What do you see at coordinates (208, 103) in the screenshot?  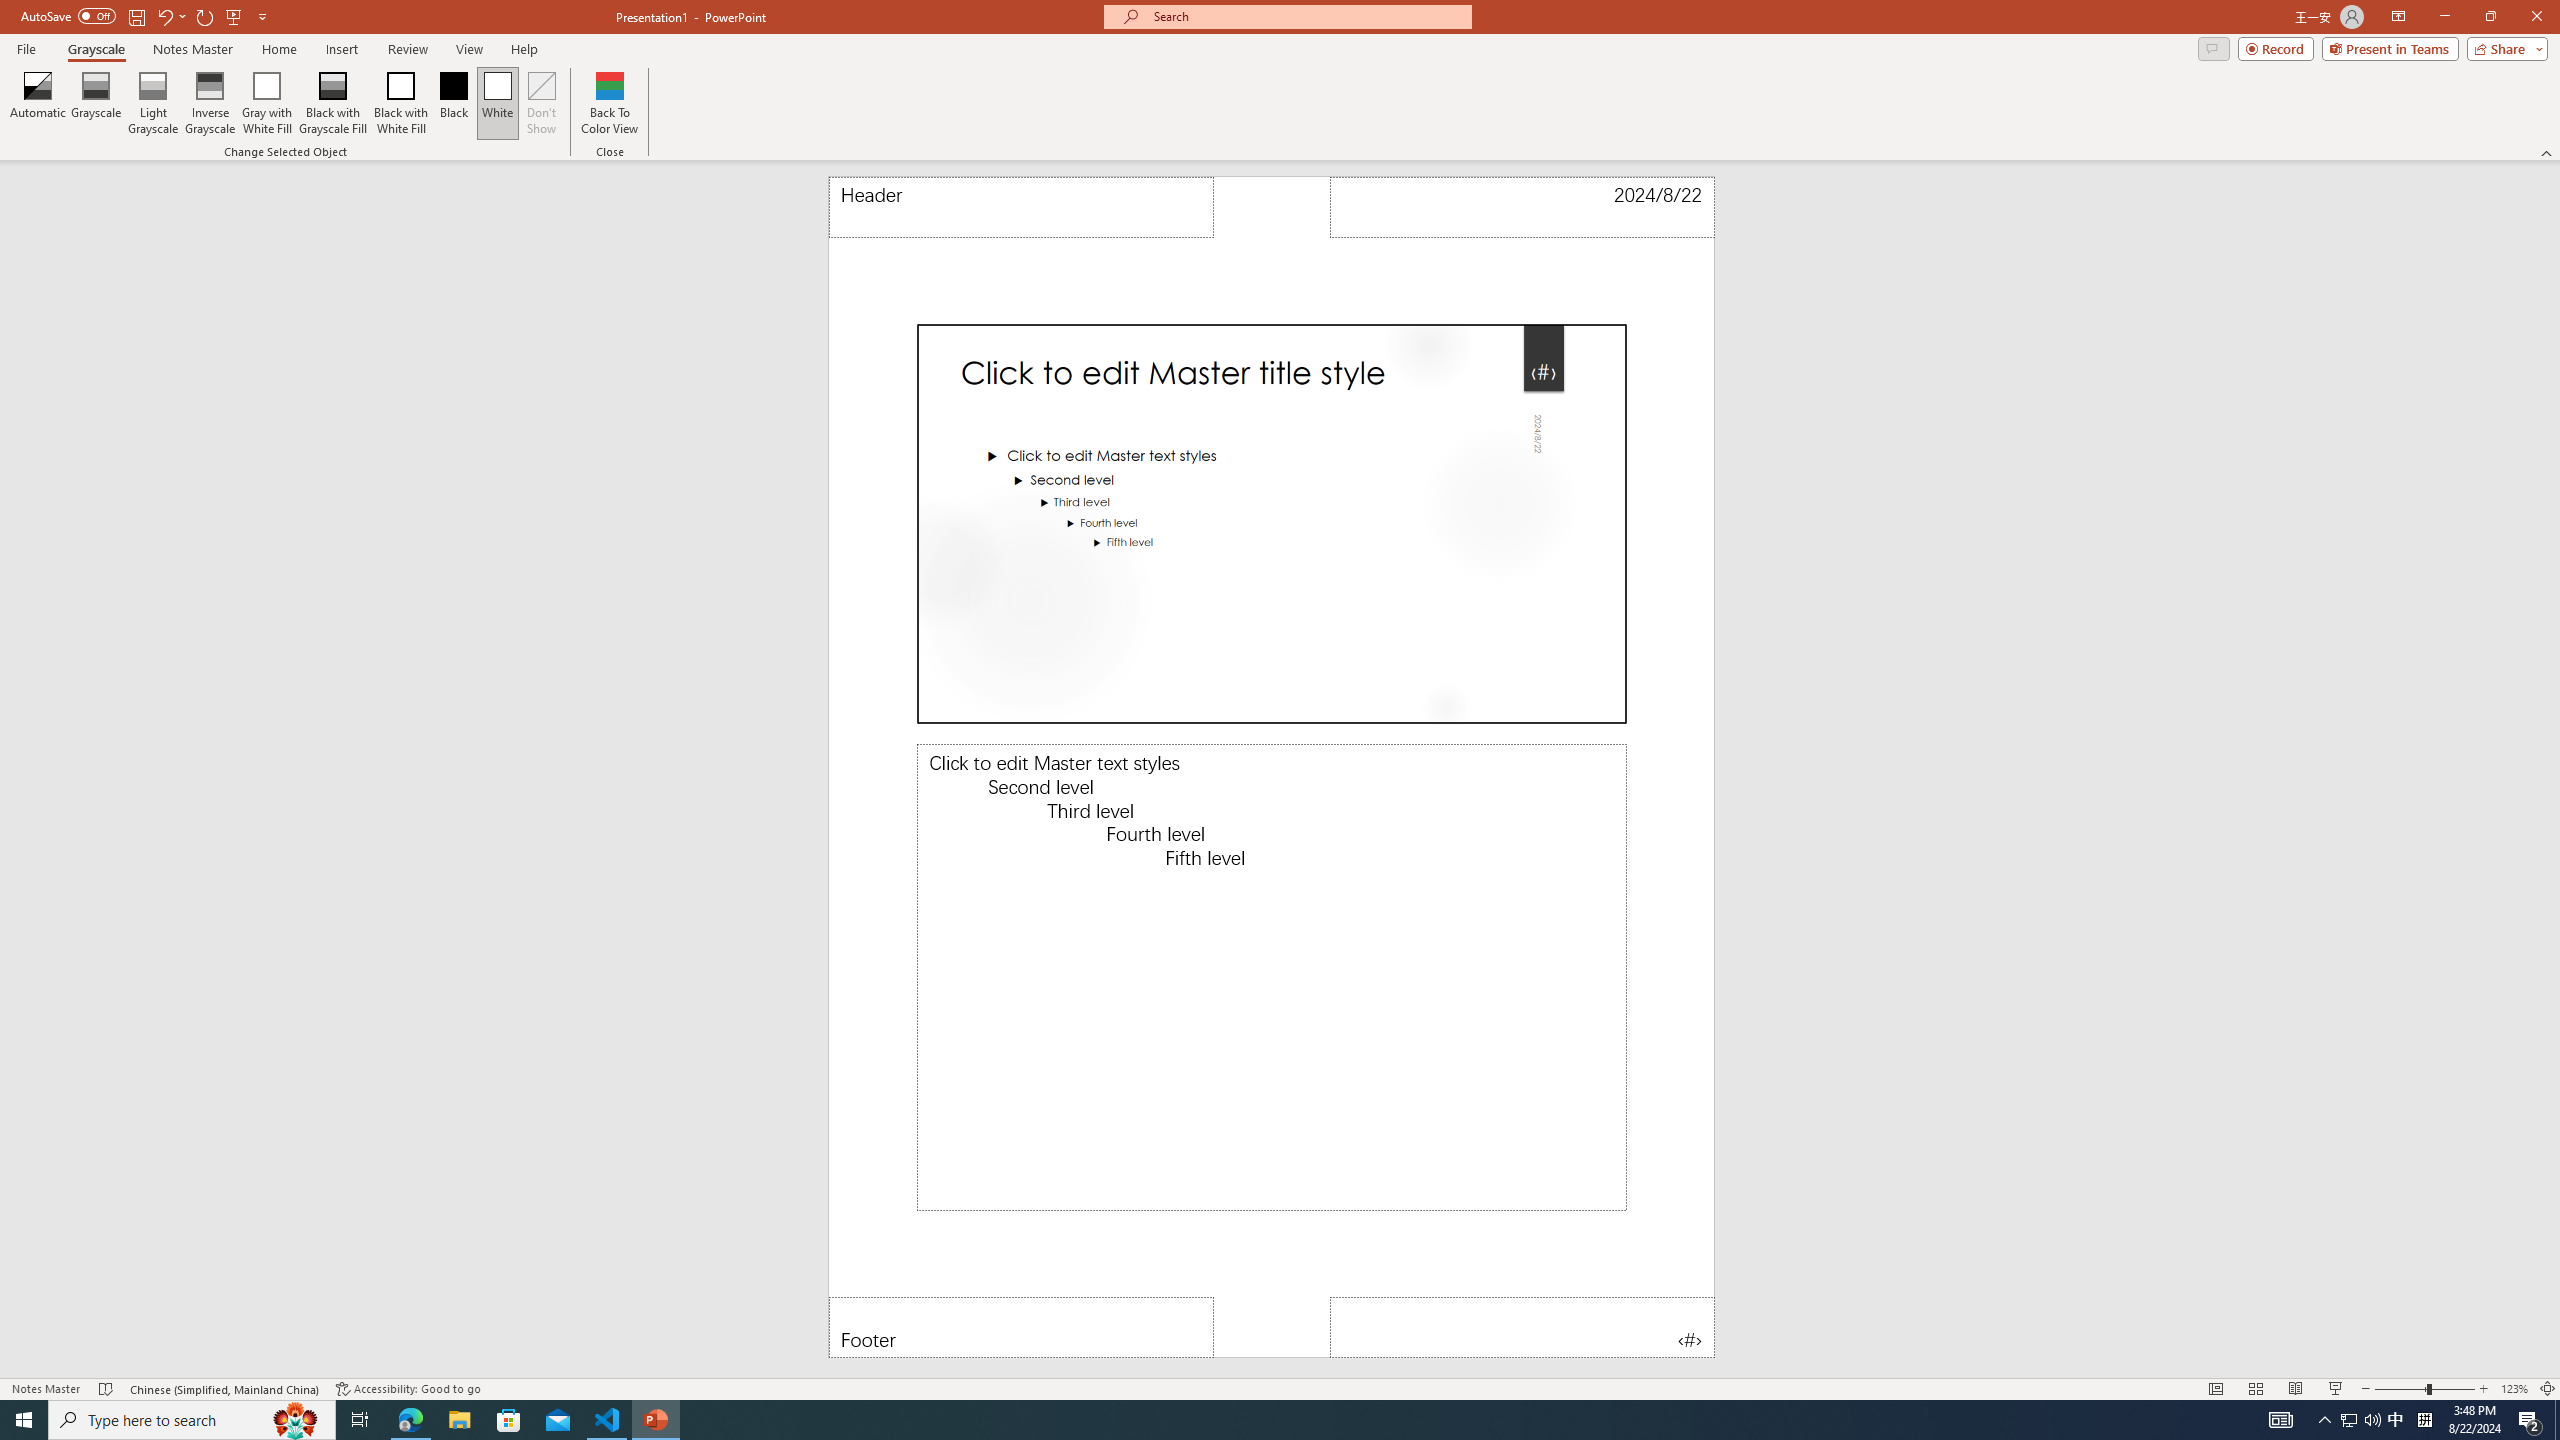 I see `'Inverse Grayscale'` at bounding box center [208, 103].